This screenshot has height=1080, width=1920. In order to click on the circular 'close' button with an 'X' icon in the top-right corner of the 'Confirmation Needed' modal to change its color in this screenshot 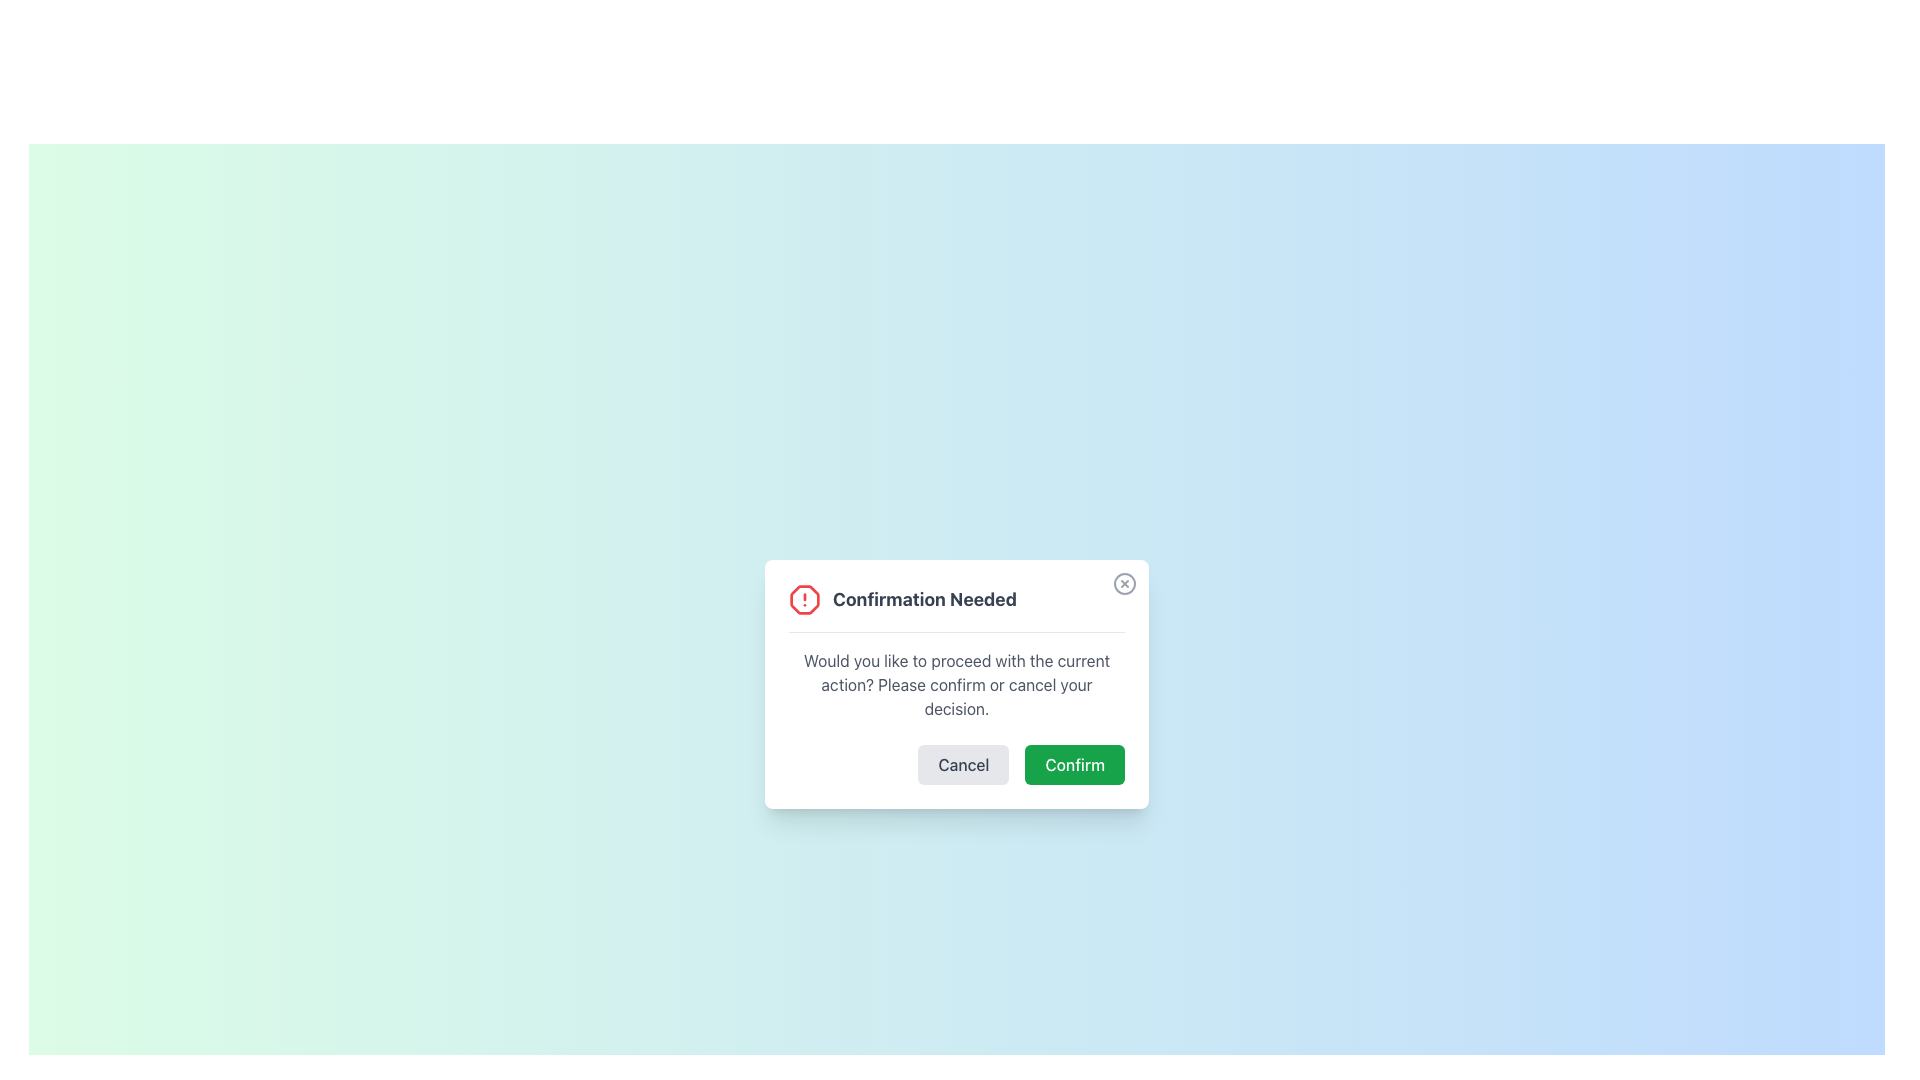, I will do `click(1124, 583)`.